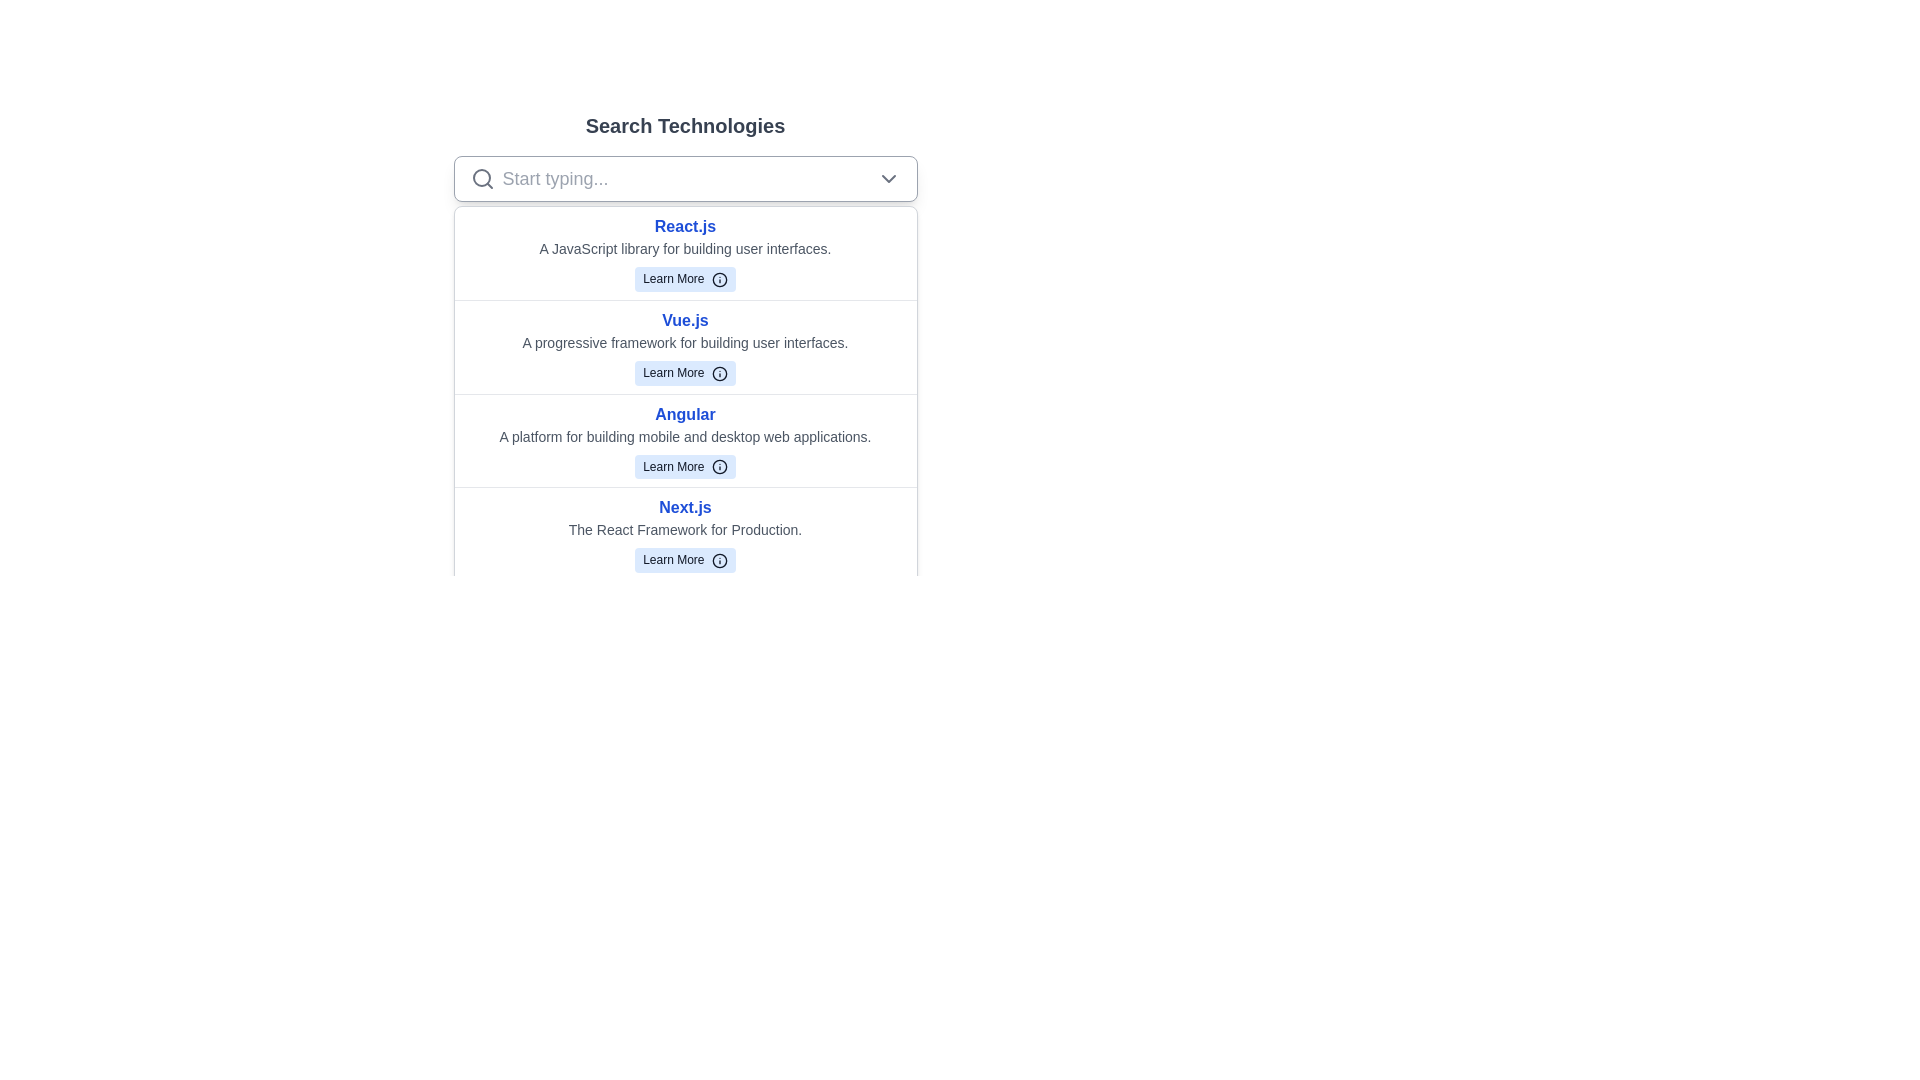 The height and width of the screenshot is (1080, 1920). What do you see at coordinates (481, 176) in the screenshot?
I see `the decorative graphical part of the magnifying glass icon located in the top-left region of the interface` at bounding box center [481, 176].